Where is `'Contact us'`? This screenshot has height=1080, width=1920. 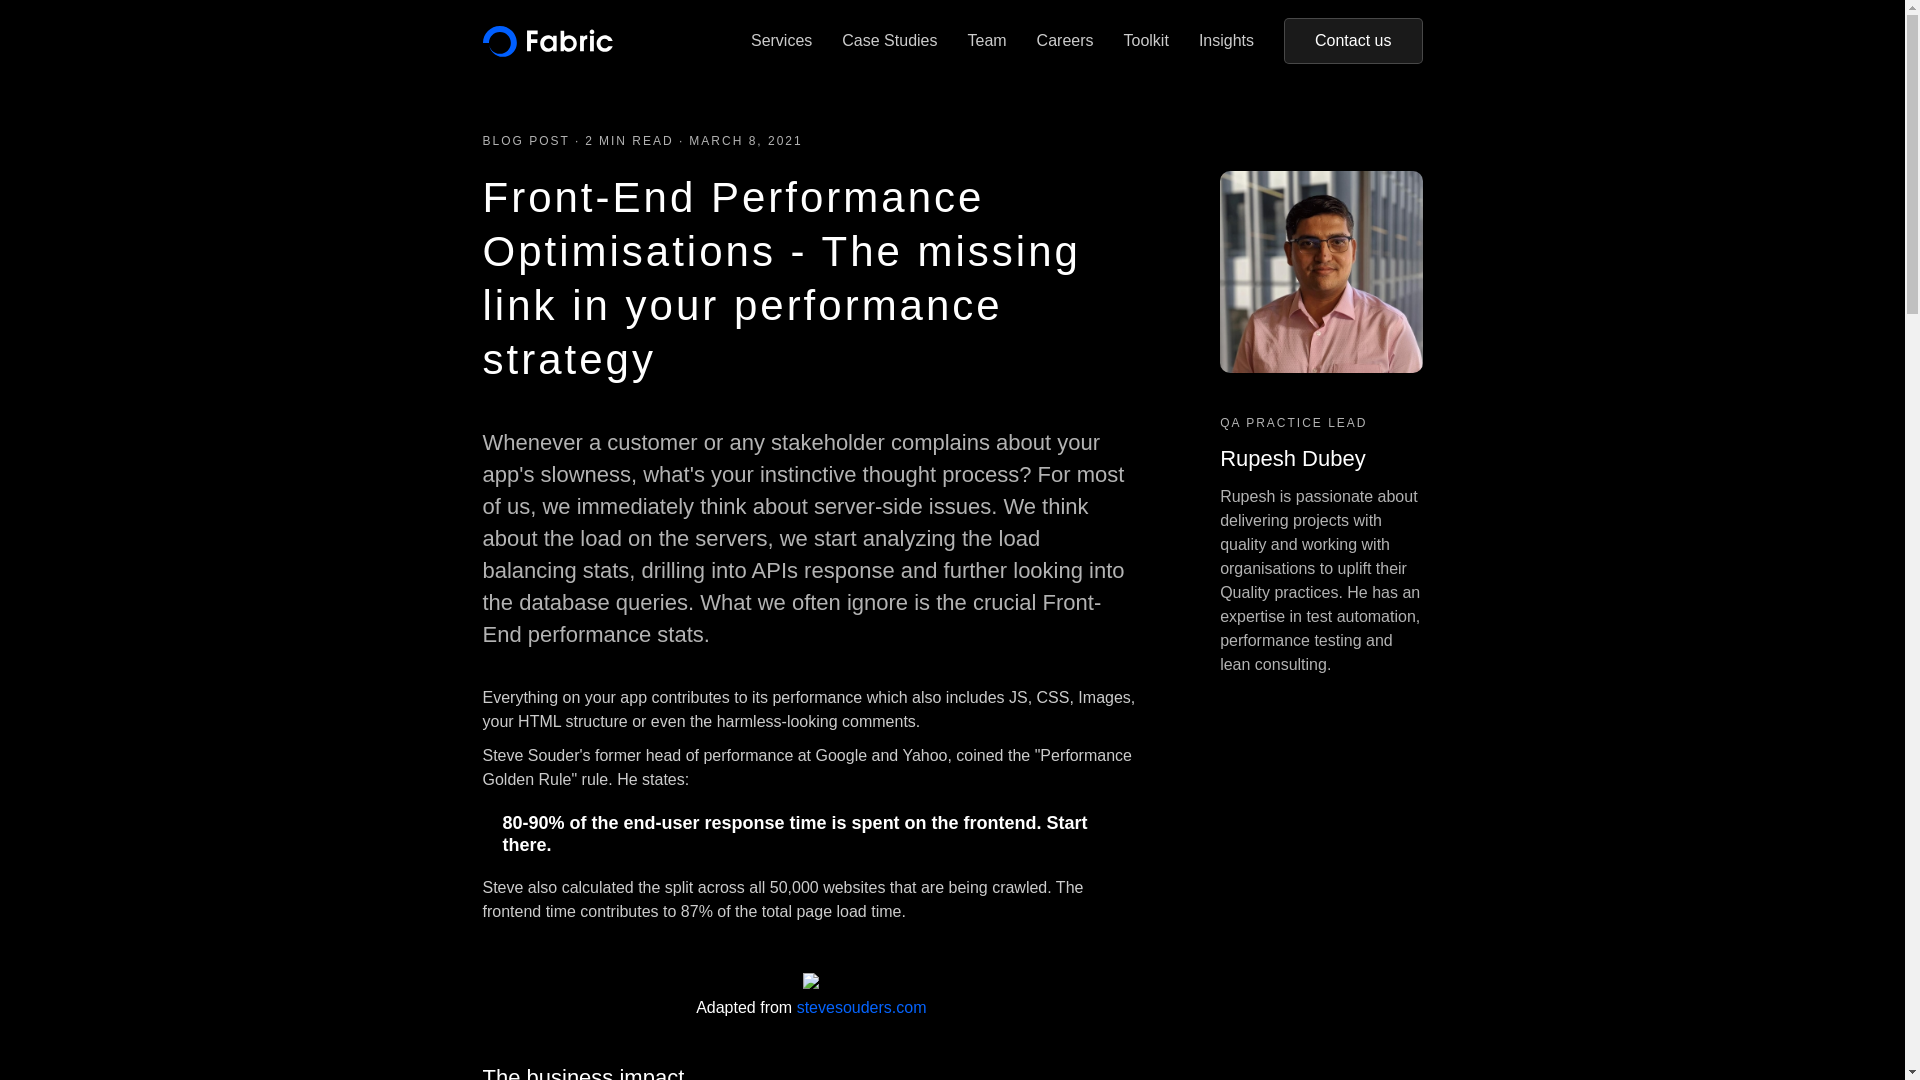
'Contact us' is located at coordinates (1283, 41).